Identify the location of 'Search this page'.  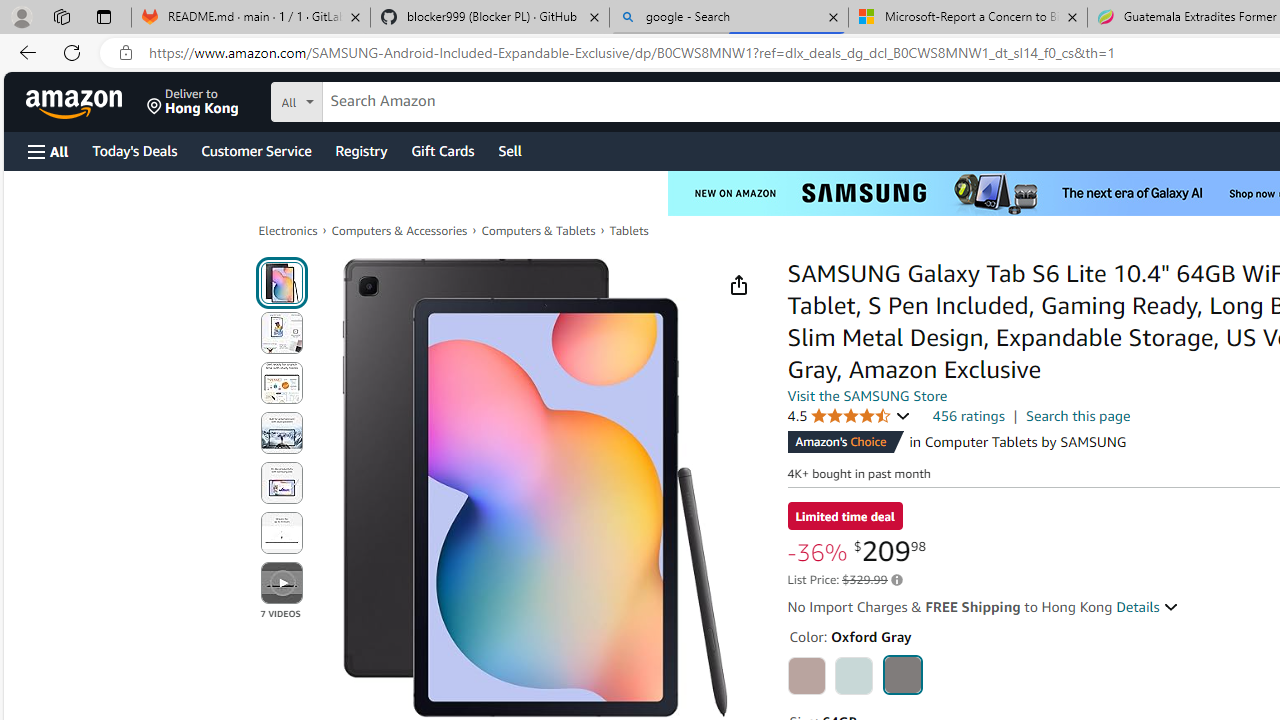
(1078, 415).